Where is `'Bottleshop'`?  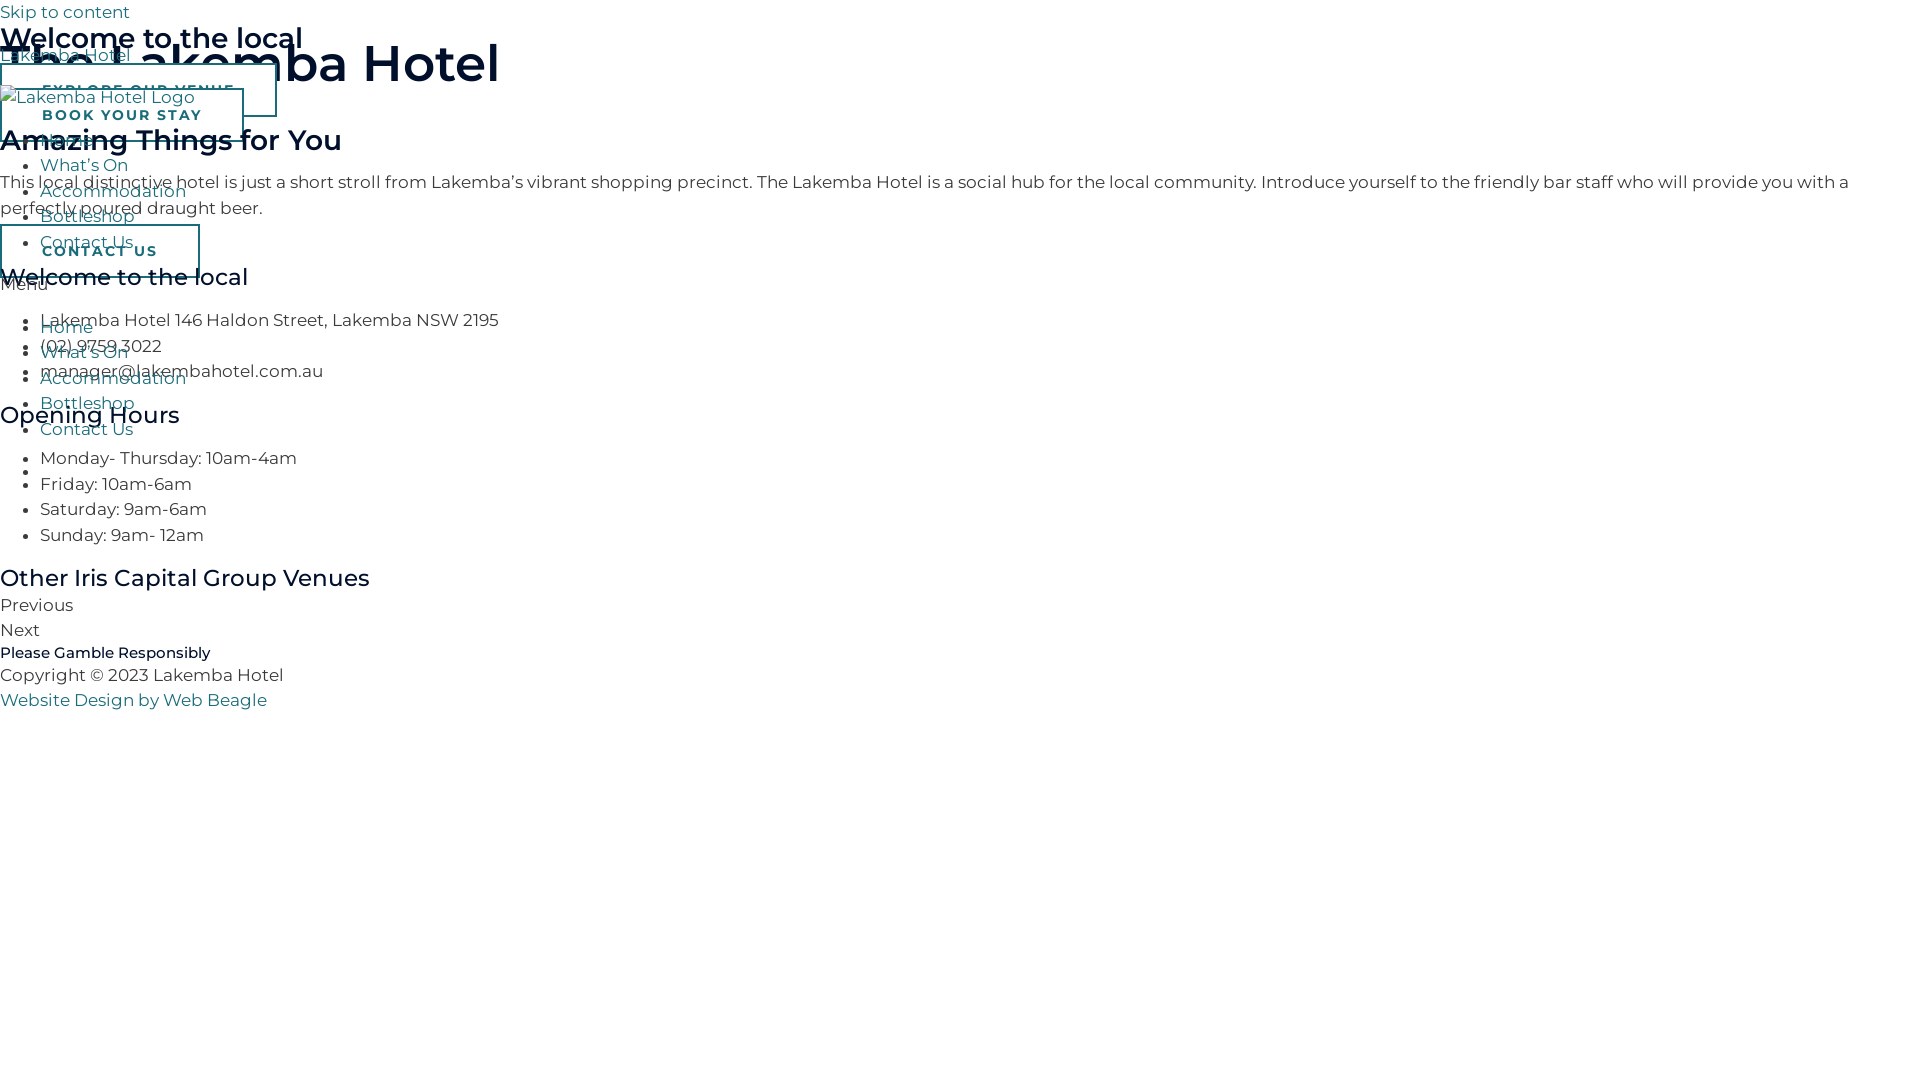
'Bottleshop' is located at coordinates (39, 402).